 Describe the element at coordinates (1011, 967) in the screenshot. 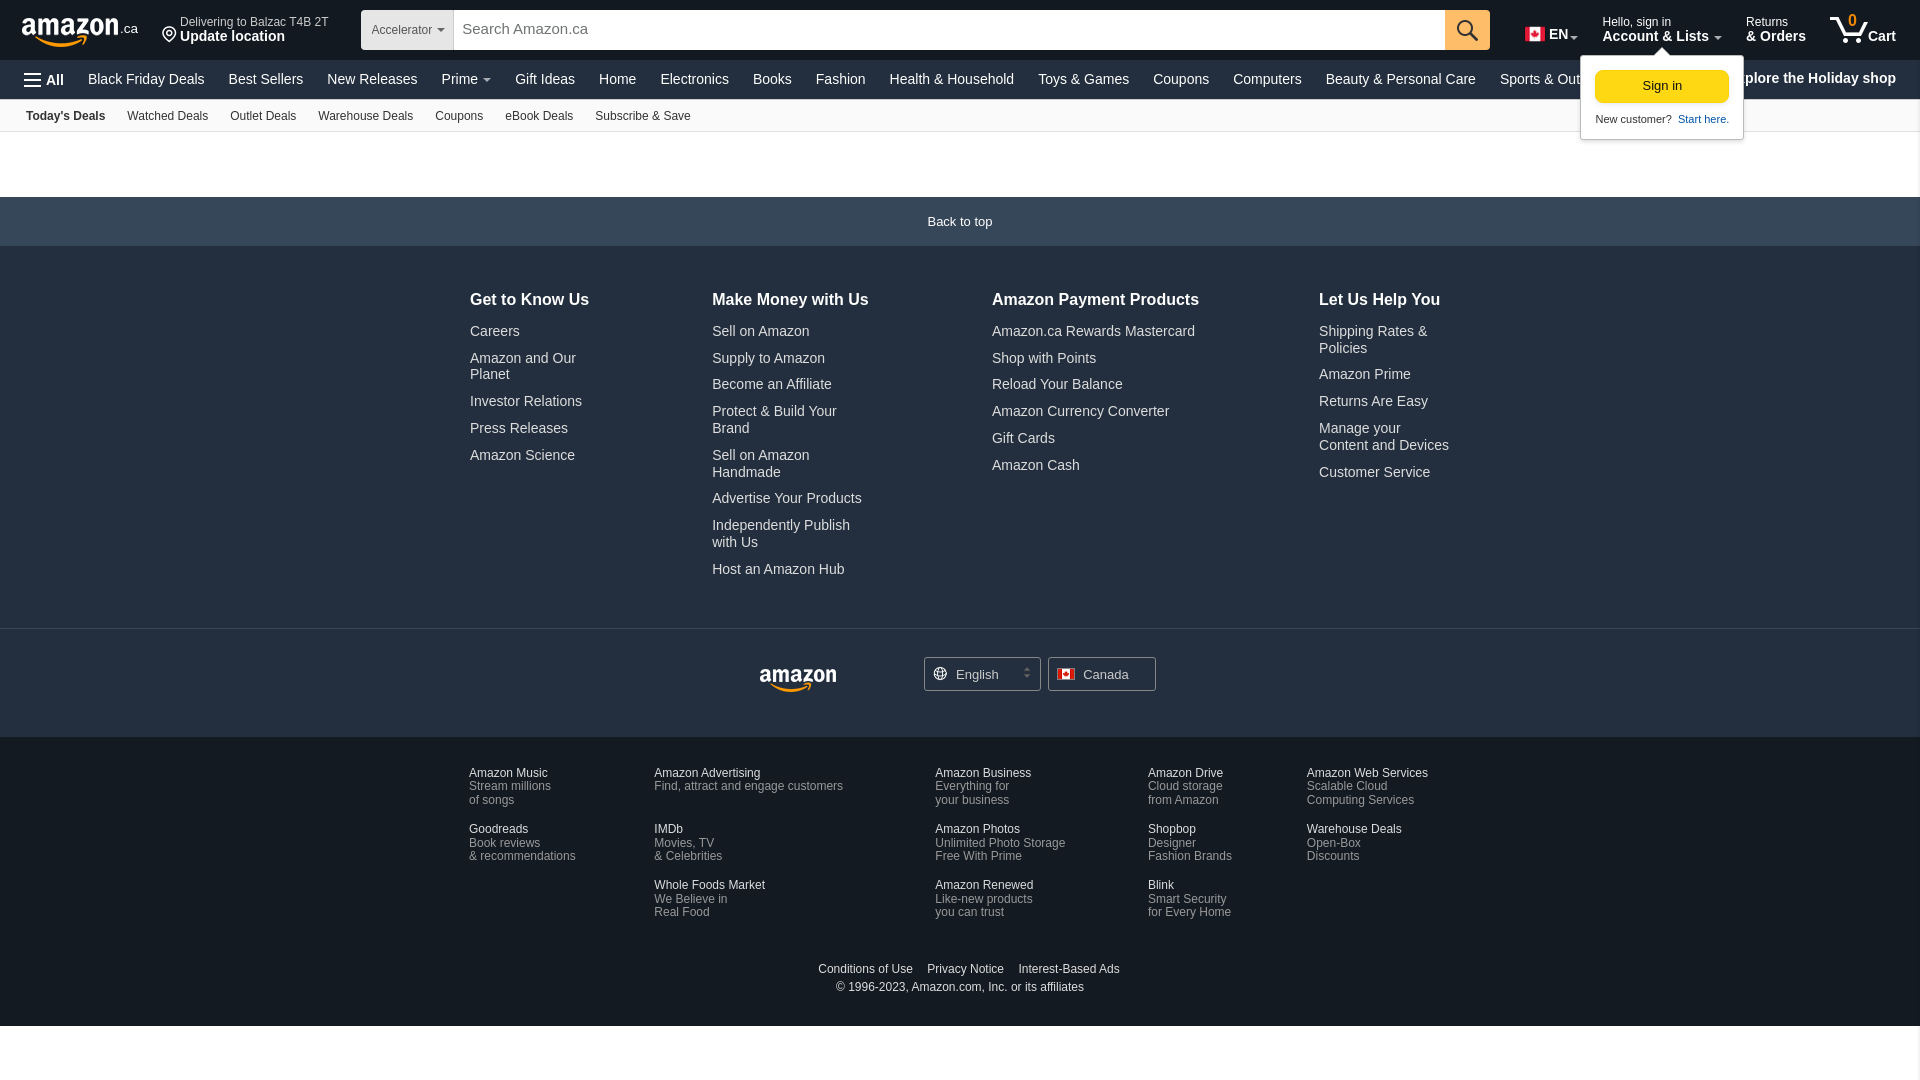

I see `'Interest-Based Ads'` at that location.